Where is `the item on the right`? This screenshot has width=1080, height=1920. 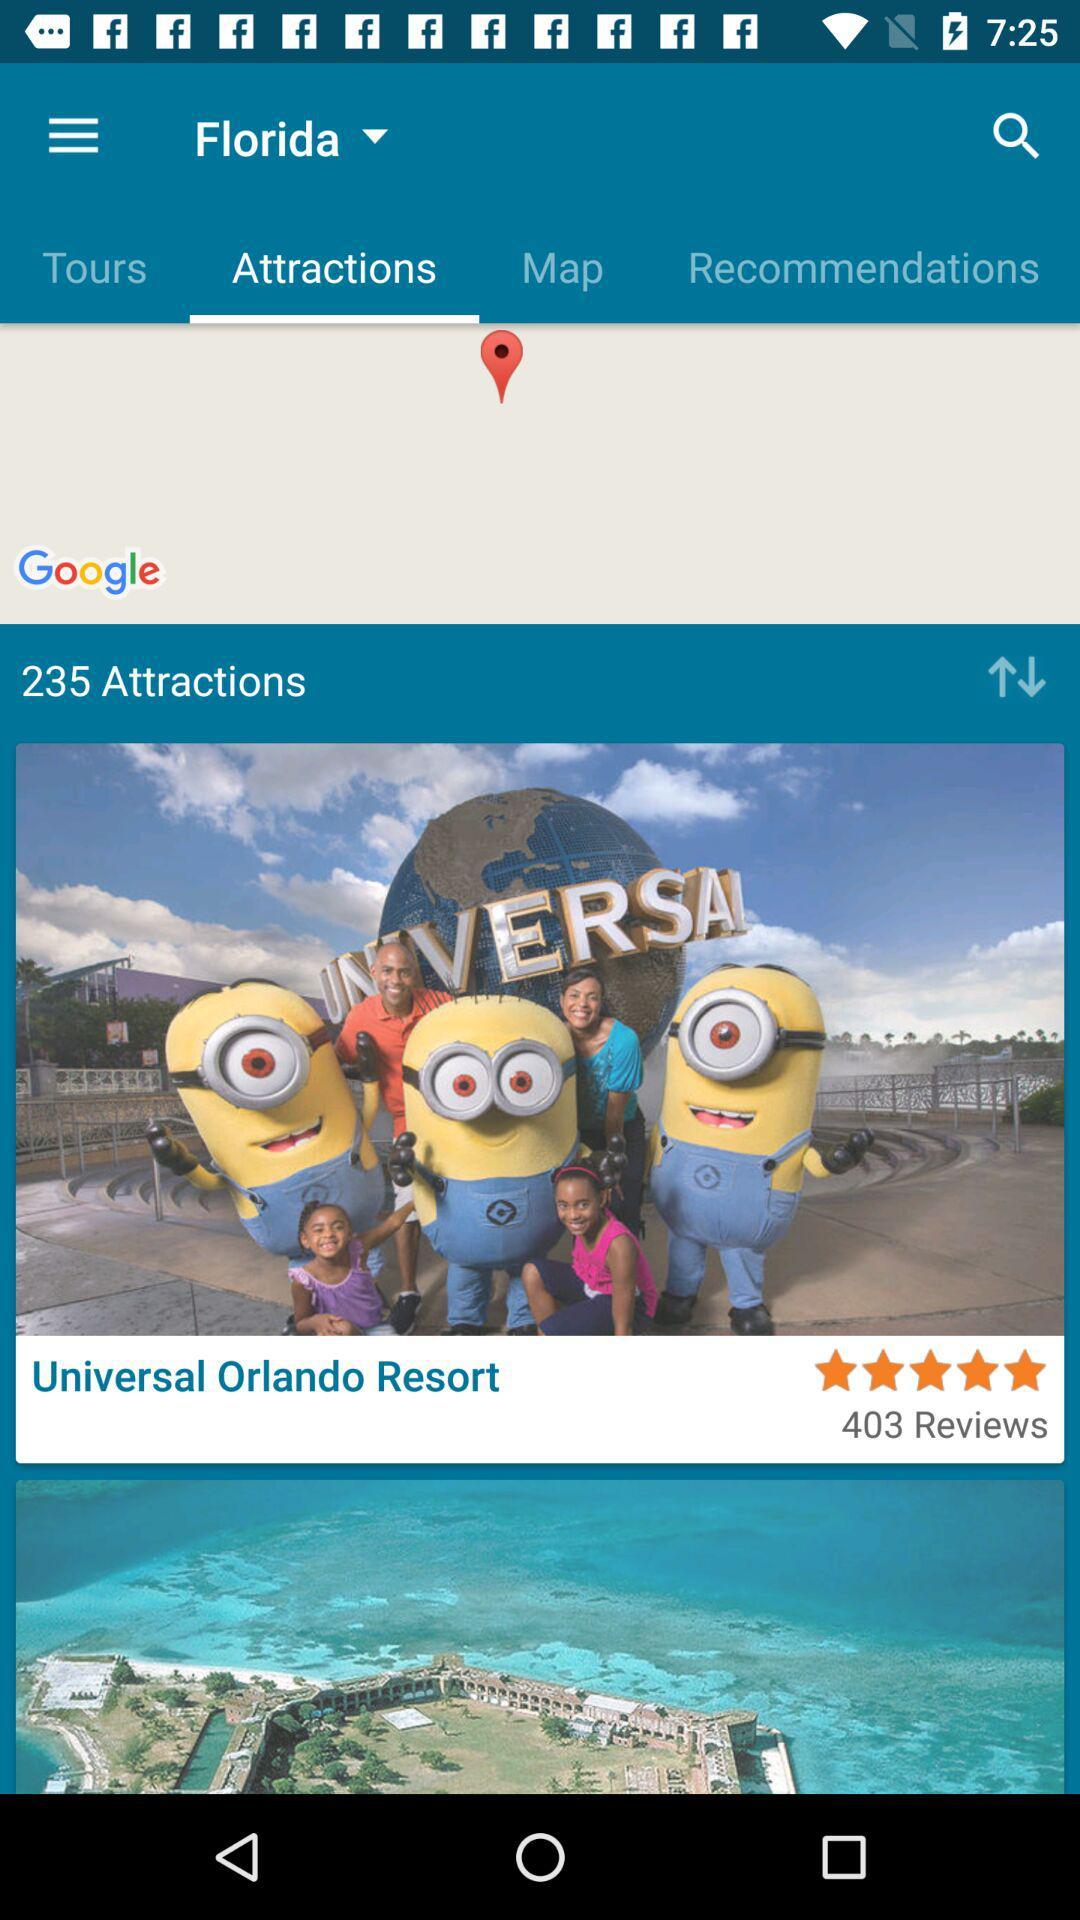 the item on the right is located at coordinates (1011, 679).